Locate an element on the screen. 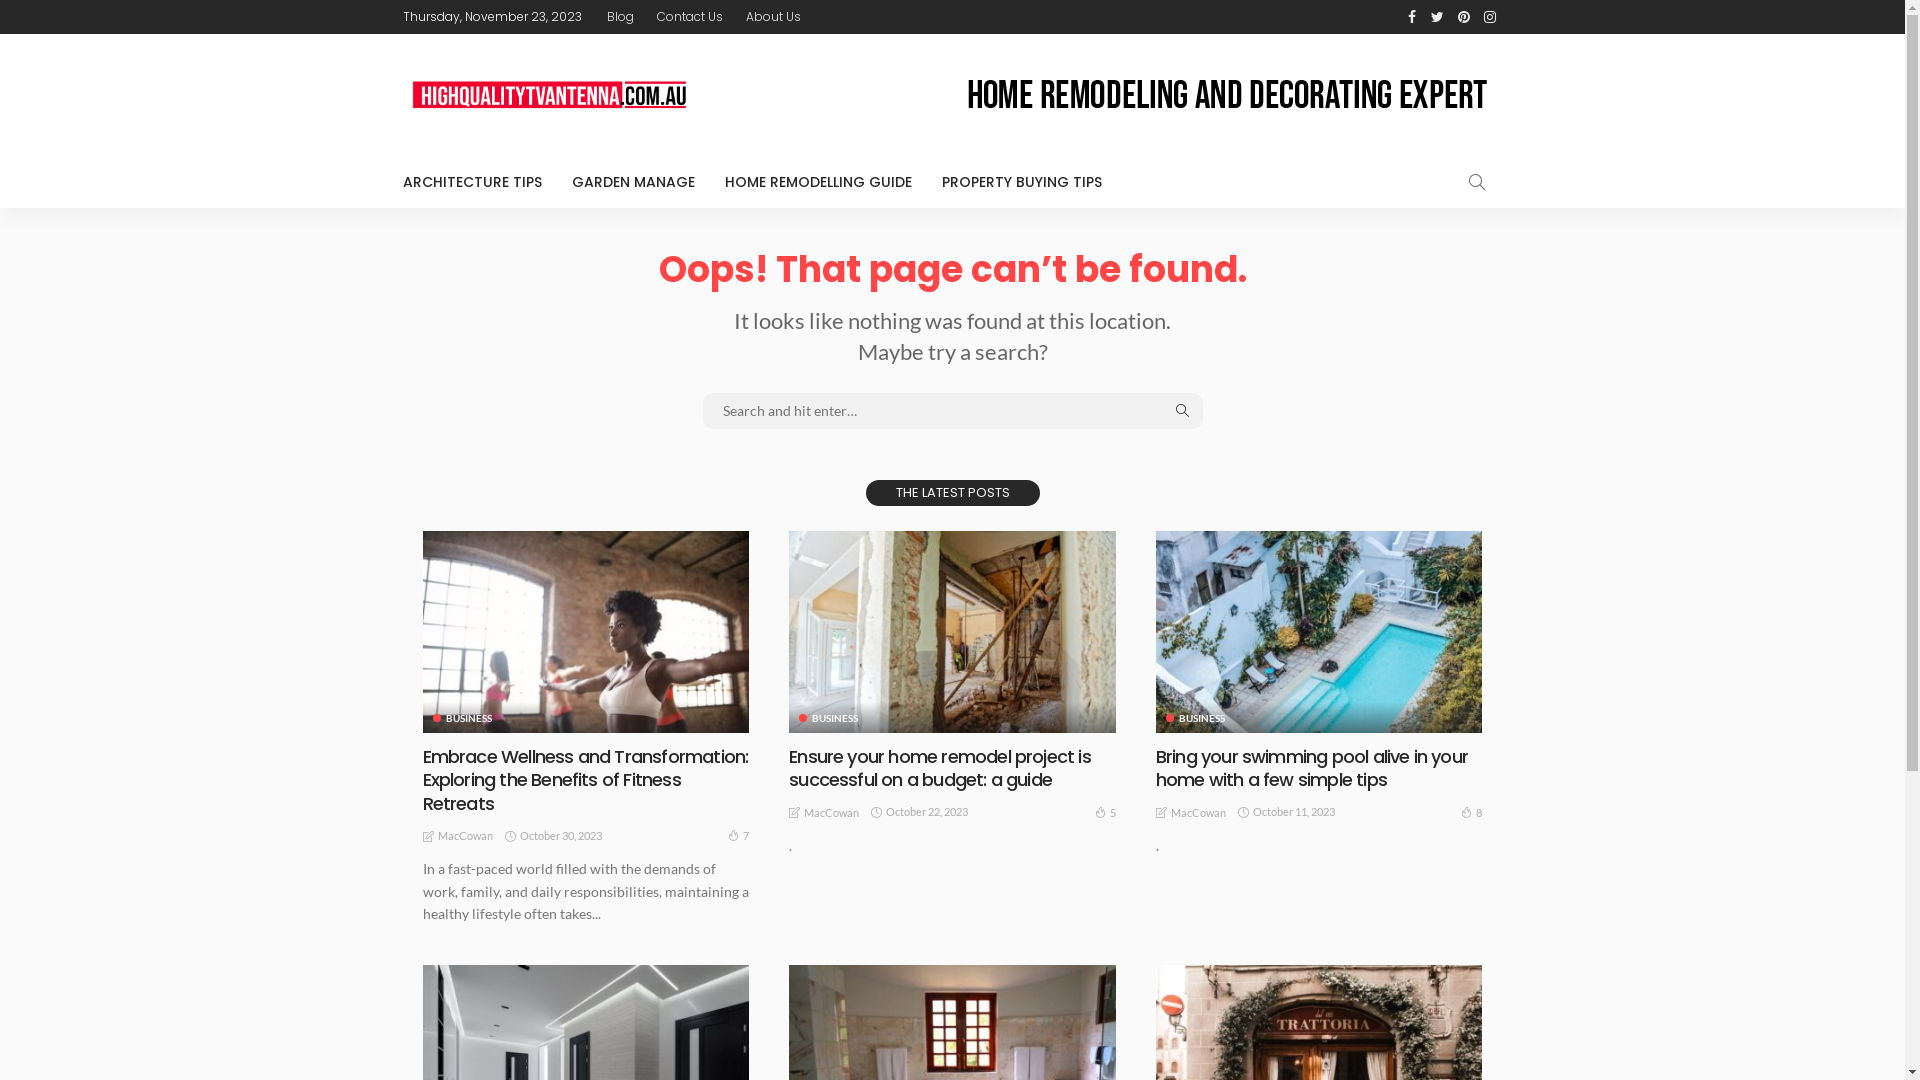  '7' is located at coordinates (737, 835).